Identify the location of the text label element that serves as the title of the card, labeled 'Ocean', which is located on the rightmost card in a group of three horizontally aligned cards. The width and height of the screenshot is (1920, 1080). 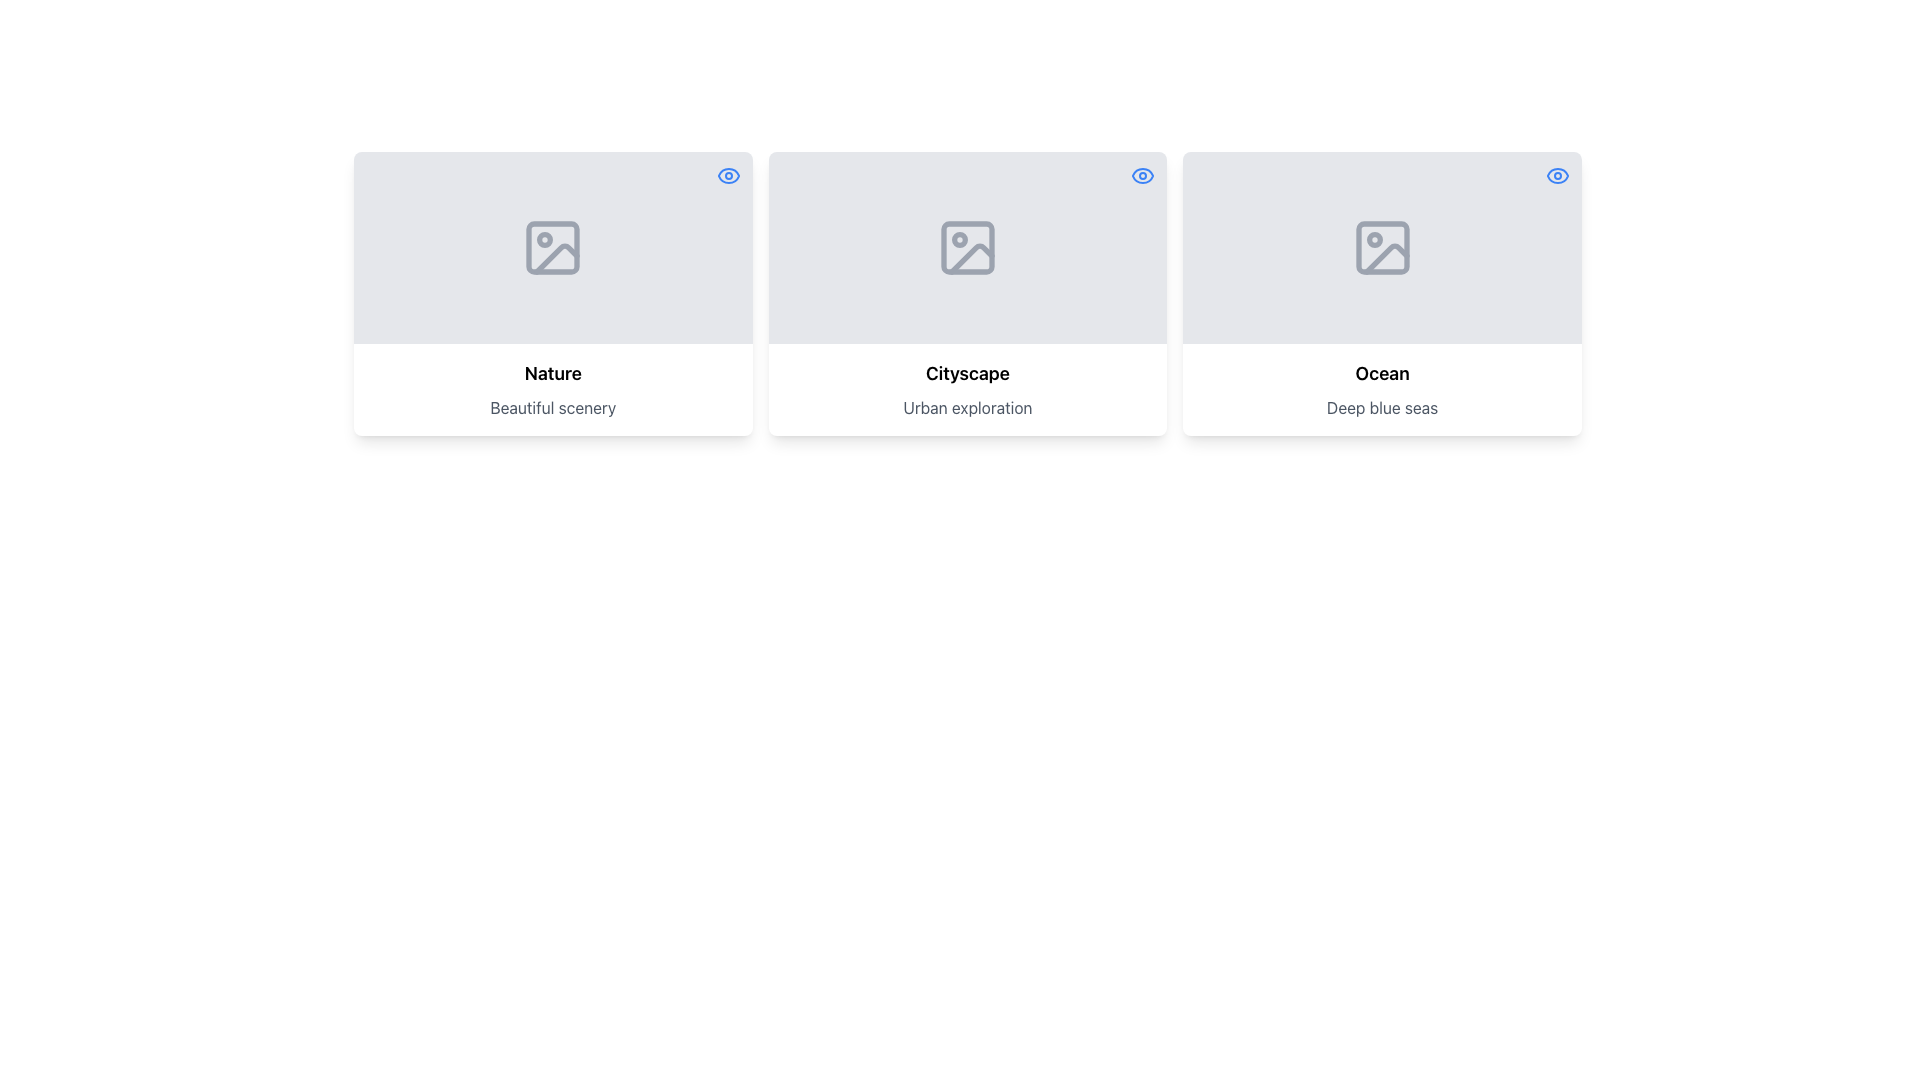
(1381, 374).